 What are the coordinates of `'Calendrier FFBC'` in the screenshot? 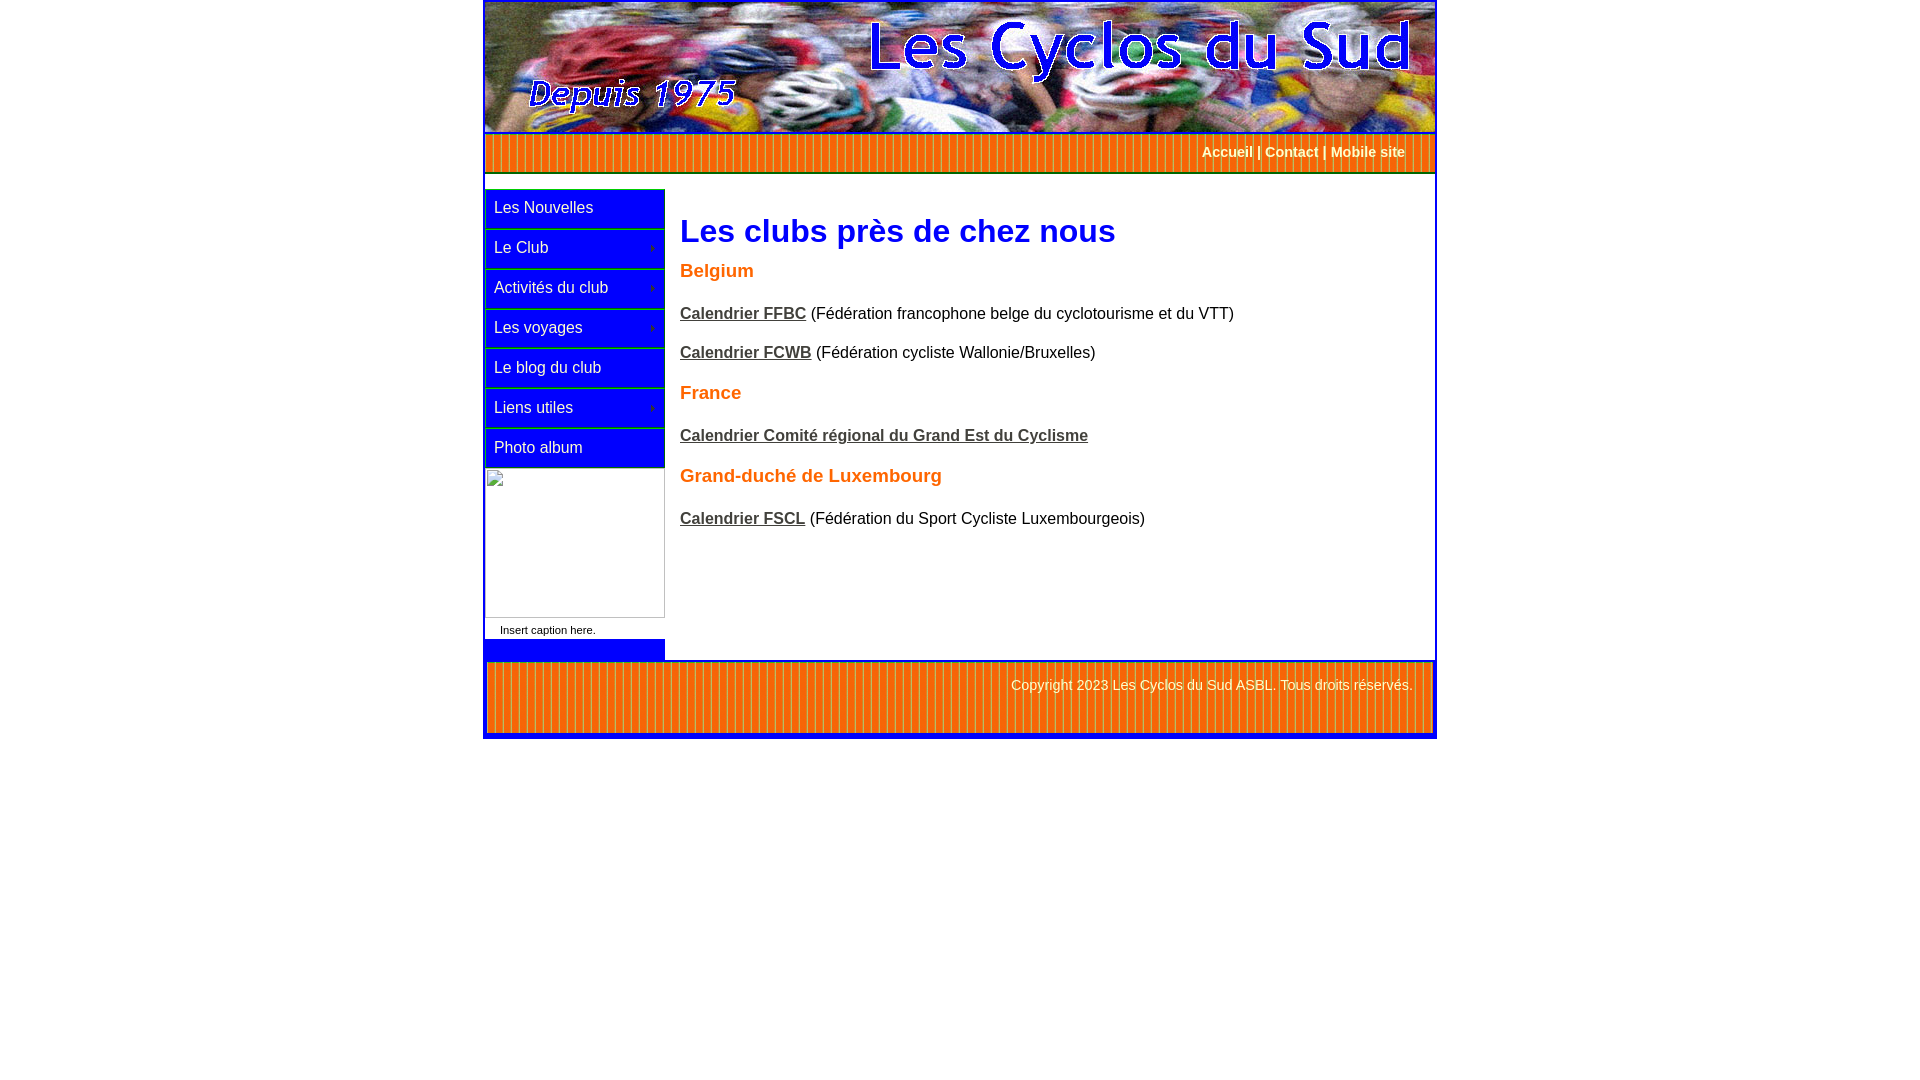 It's located at (742, 313).